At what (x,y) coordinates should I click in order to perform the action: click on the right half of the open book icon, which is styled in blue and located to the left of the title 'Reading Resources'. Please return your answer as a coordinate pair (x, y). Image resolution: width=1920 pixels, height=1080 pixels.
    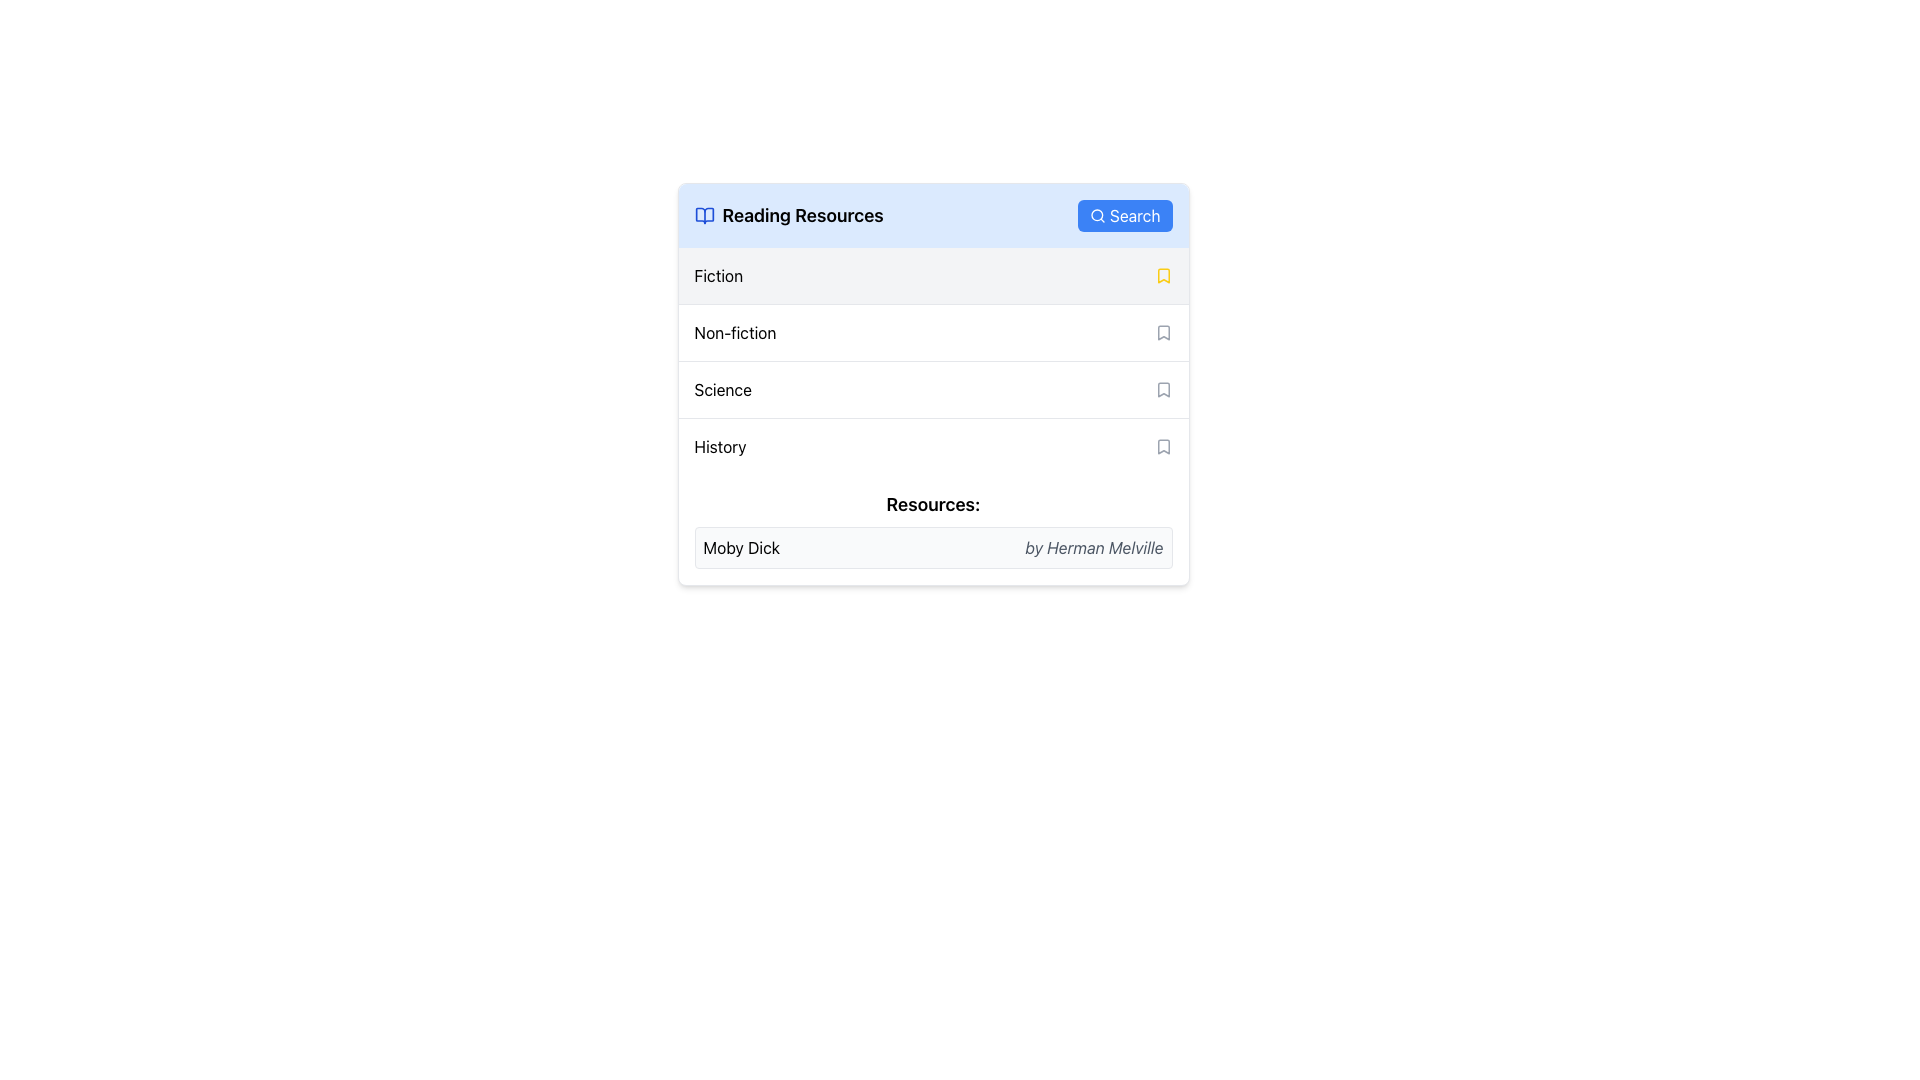
    Looking at the image, I should click on (704, 216).